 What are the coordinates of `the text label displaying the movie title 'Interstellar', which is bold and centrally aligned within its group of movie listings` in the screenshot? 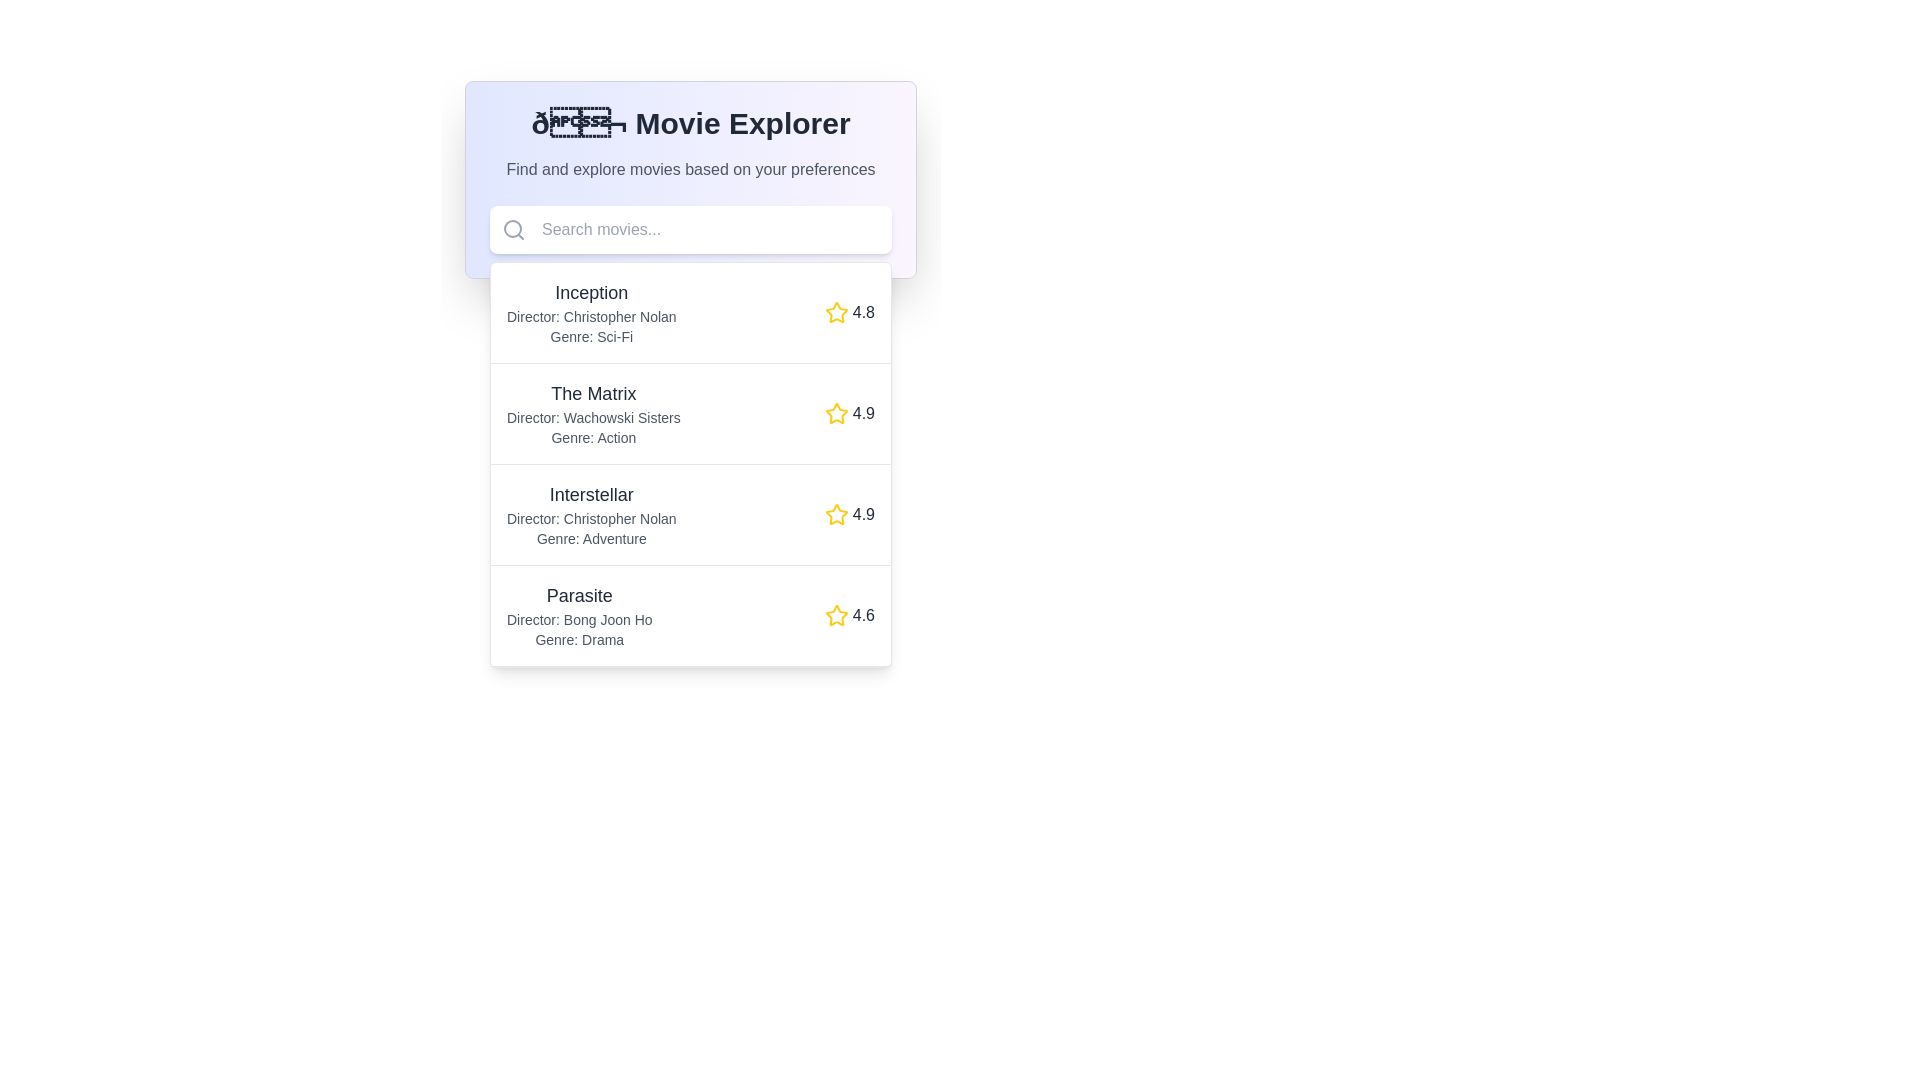 It's located at (590, 494).